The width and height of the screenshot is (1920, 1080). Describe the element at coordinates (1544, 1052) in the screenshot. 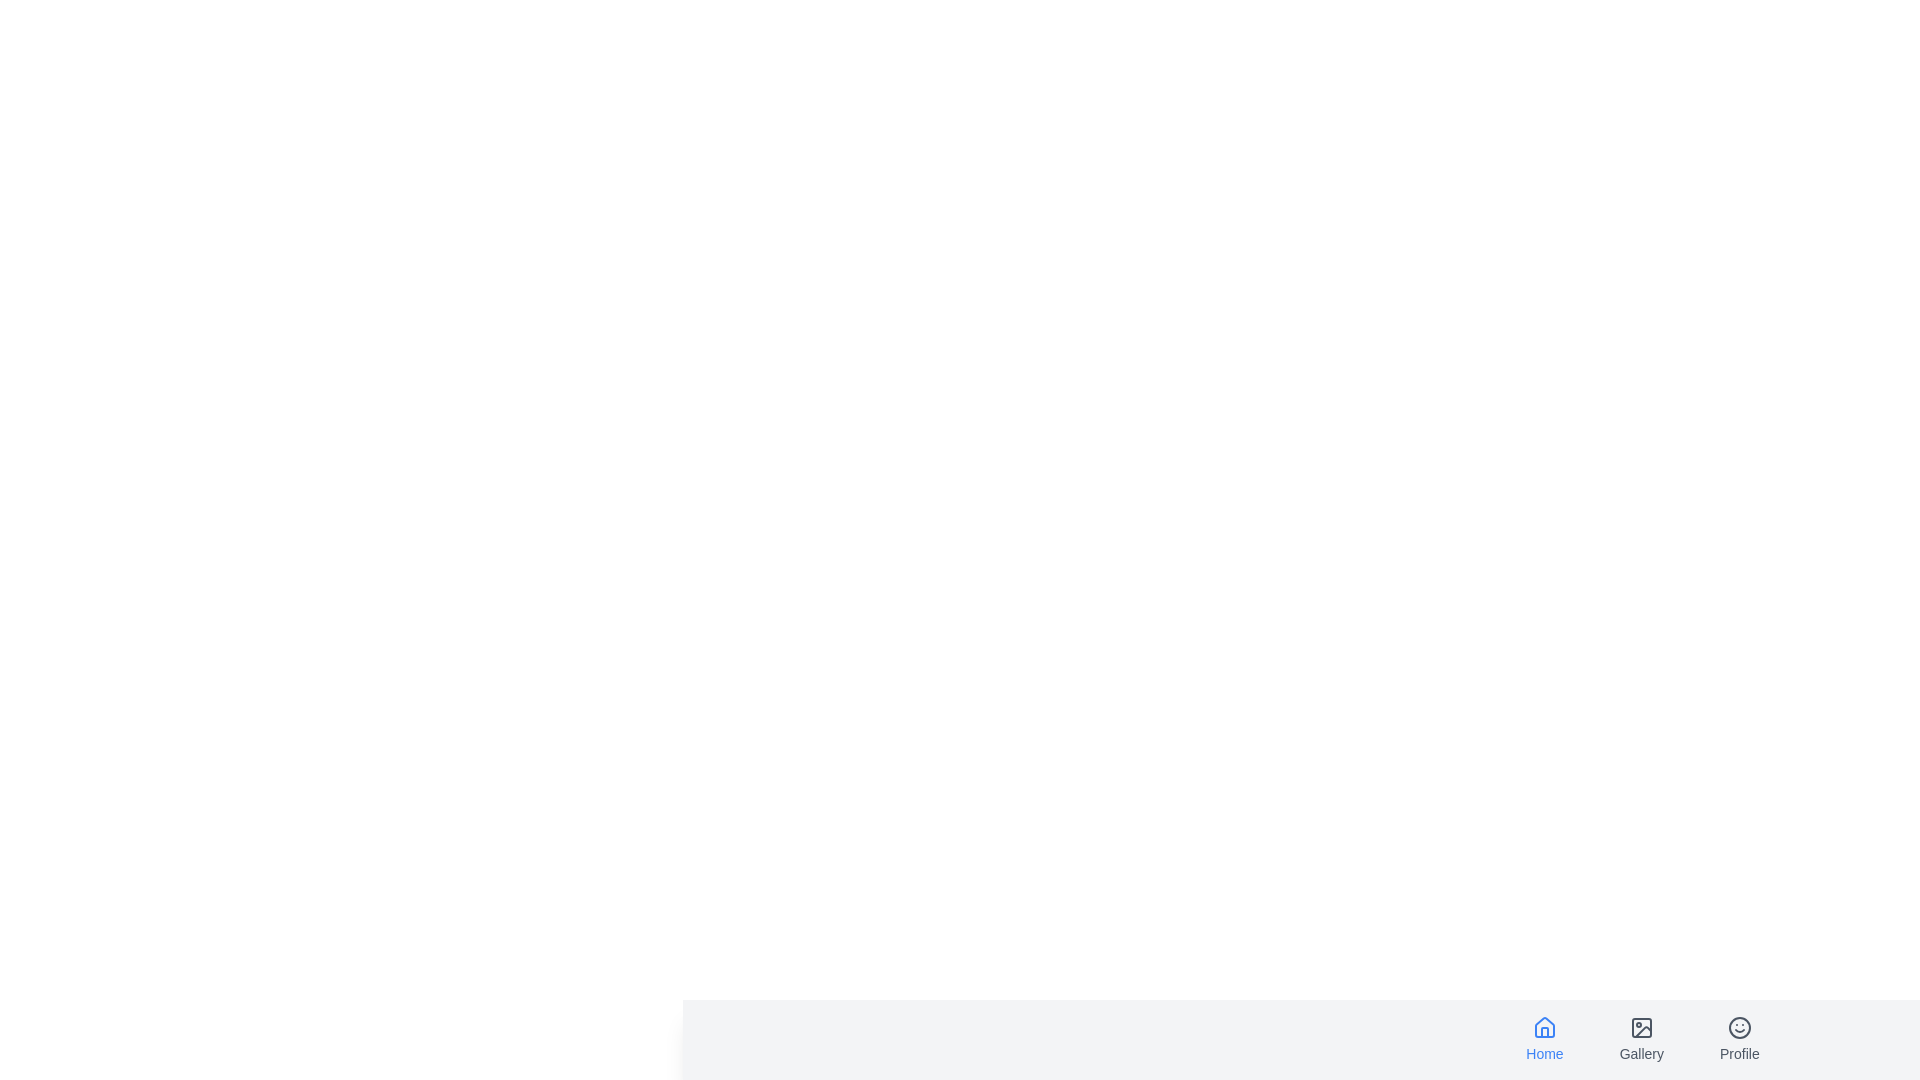

I see `the text label Home of the navigation item` at that location.